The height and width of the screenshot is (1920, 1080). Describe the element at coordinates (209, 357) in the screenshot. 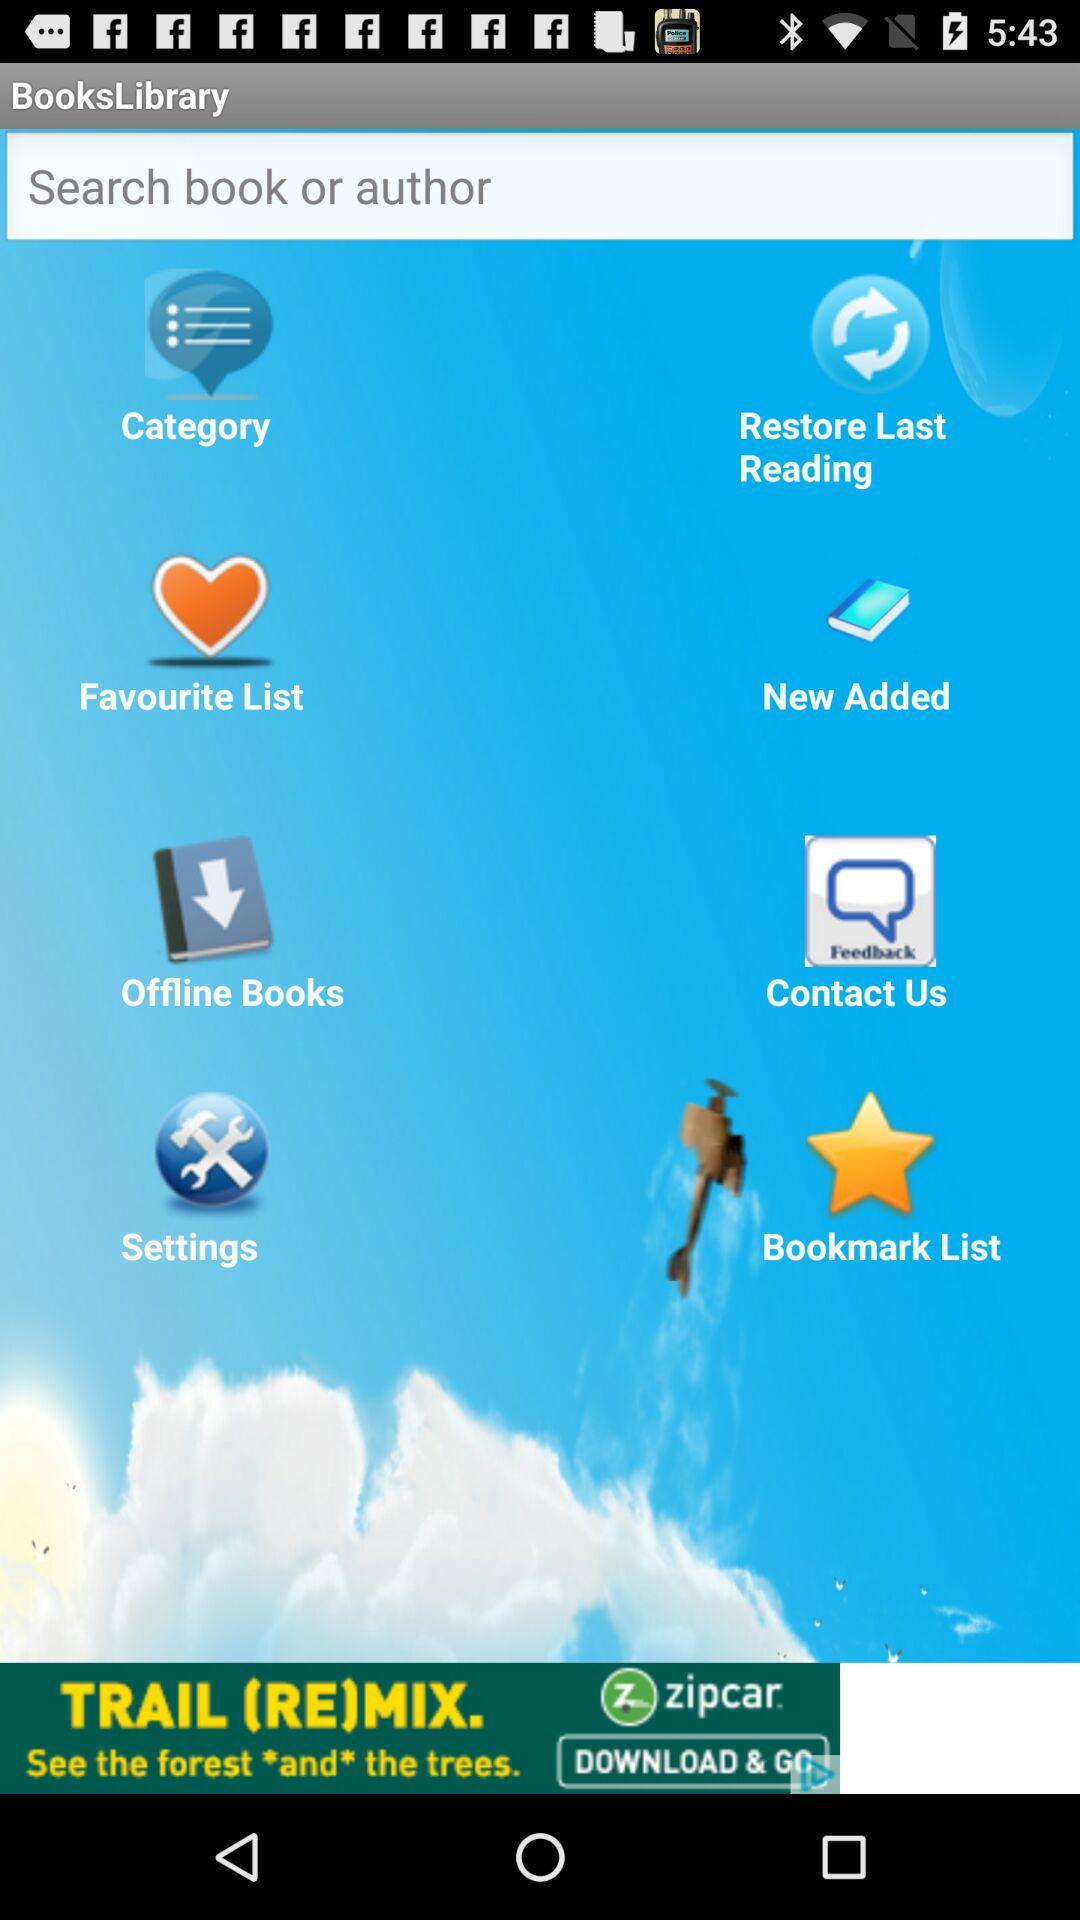

I see `the list icon` at that location.